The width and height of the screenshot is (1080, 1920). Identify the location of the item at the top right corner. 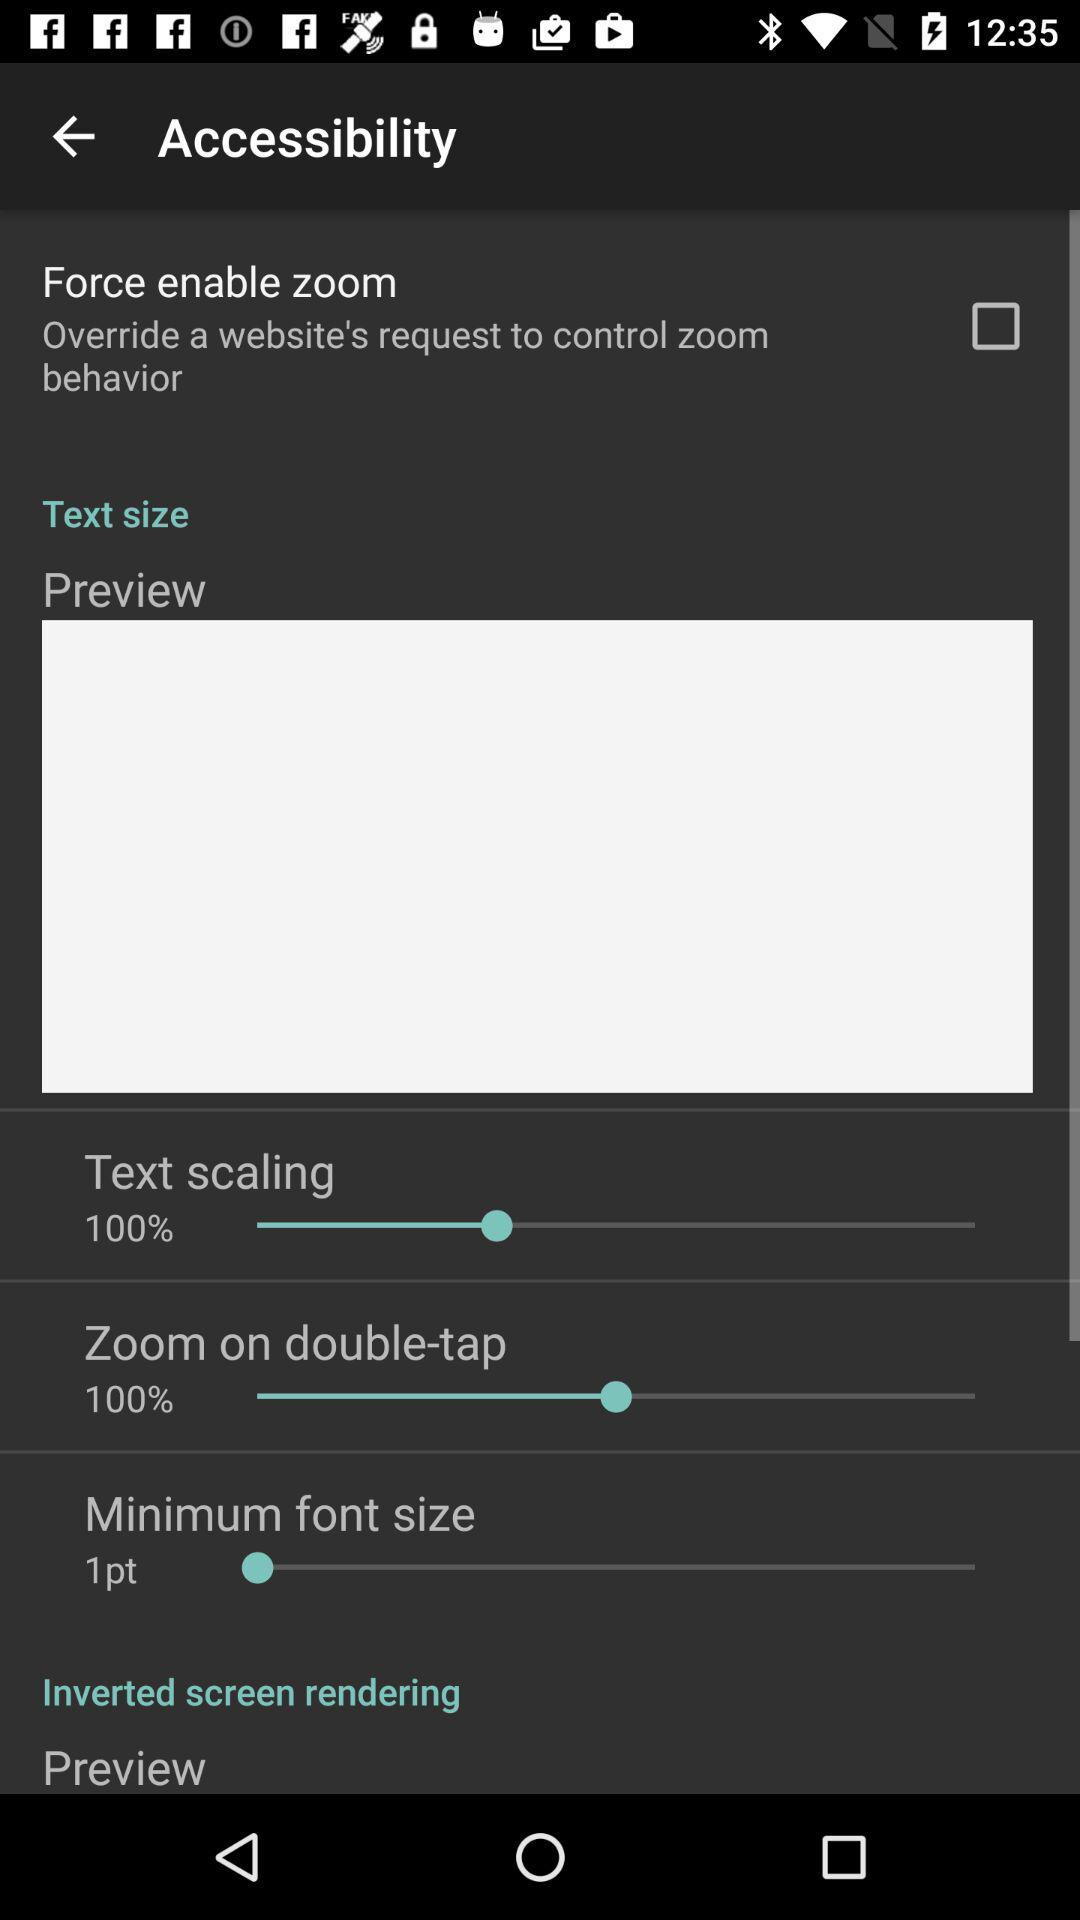
(995, 326).